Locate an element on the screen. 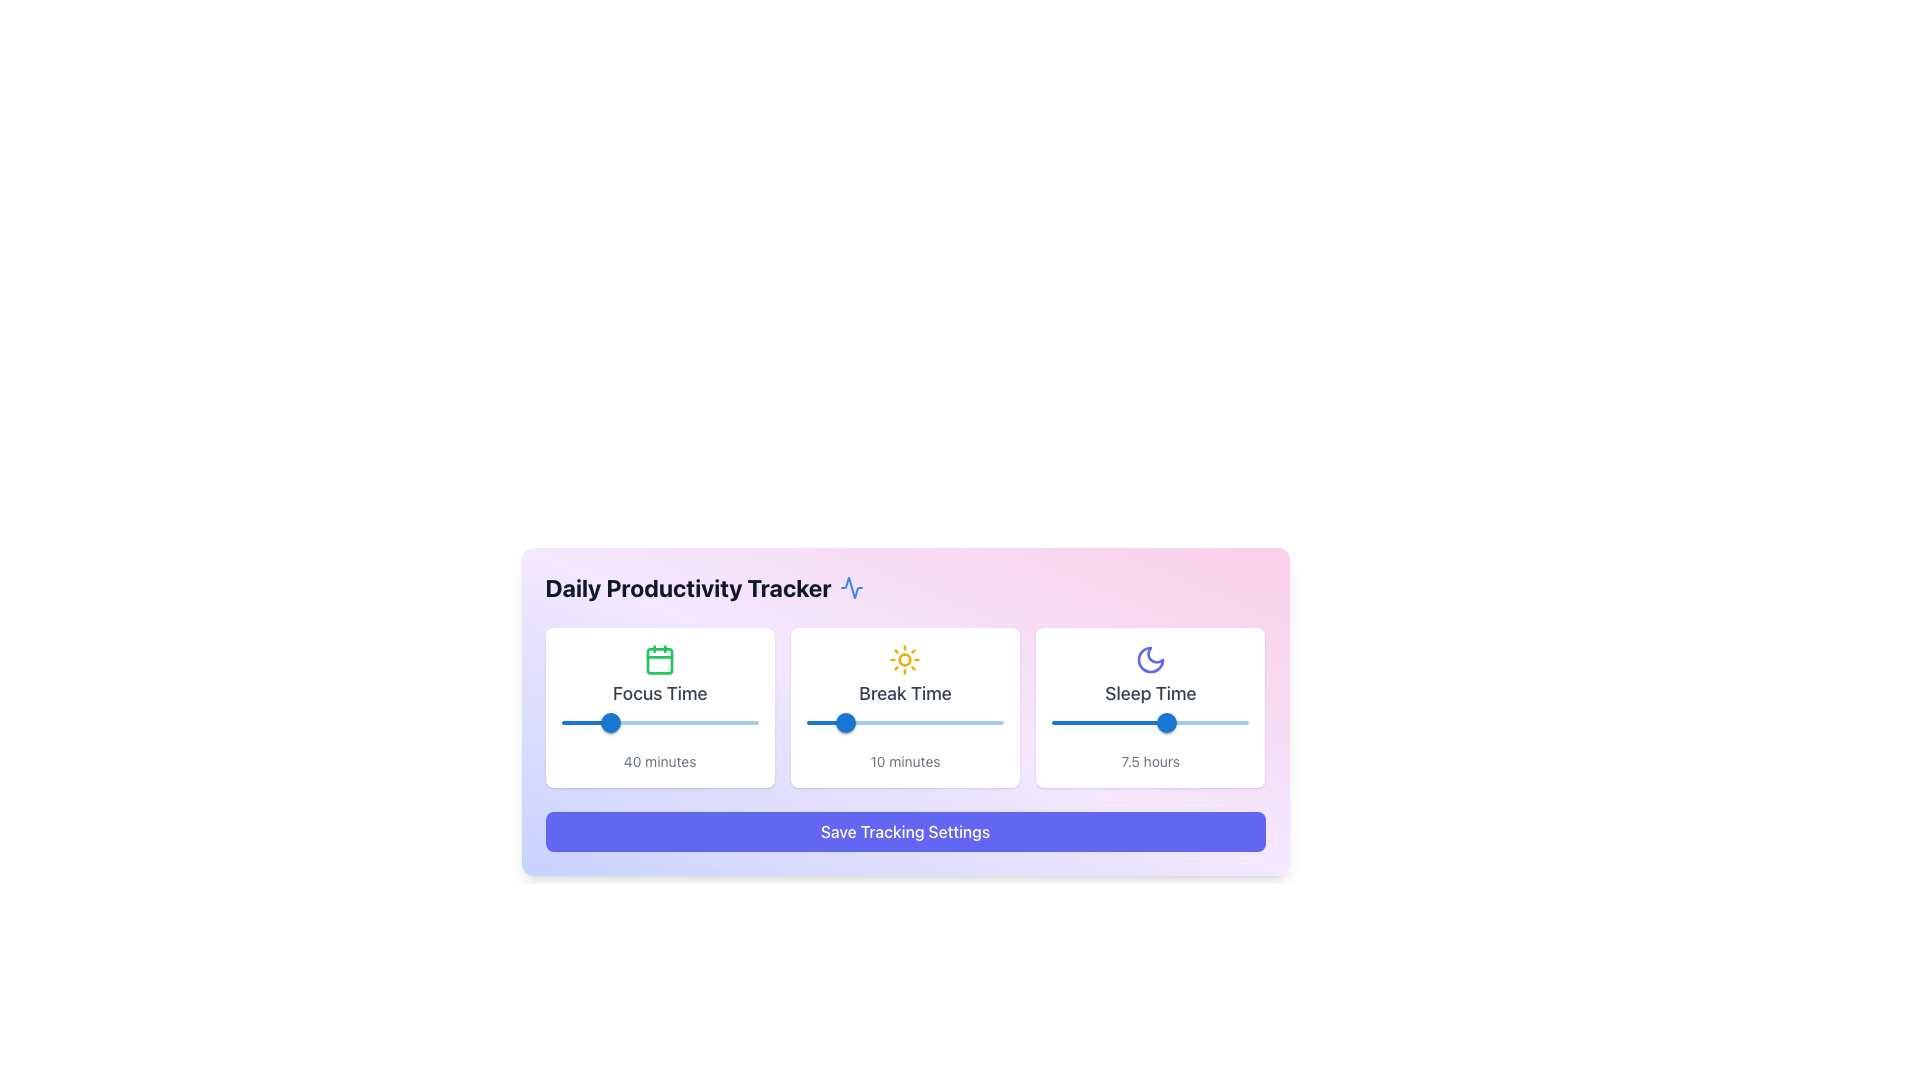 Image resolution: width=1920 pixels, height=1080 pixels. break time is located at coordinates (855, 722).